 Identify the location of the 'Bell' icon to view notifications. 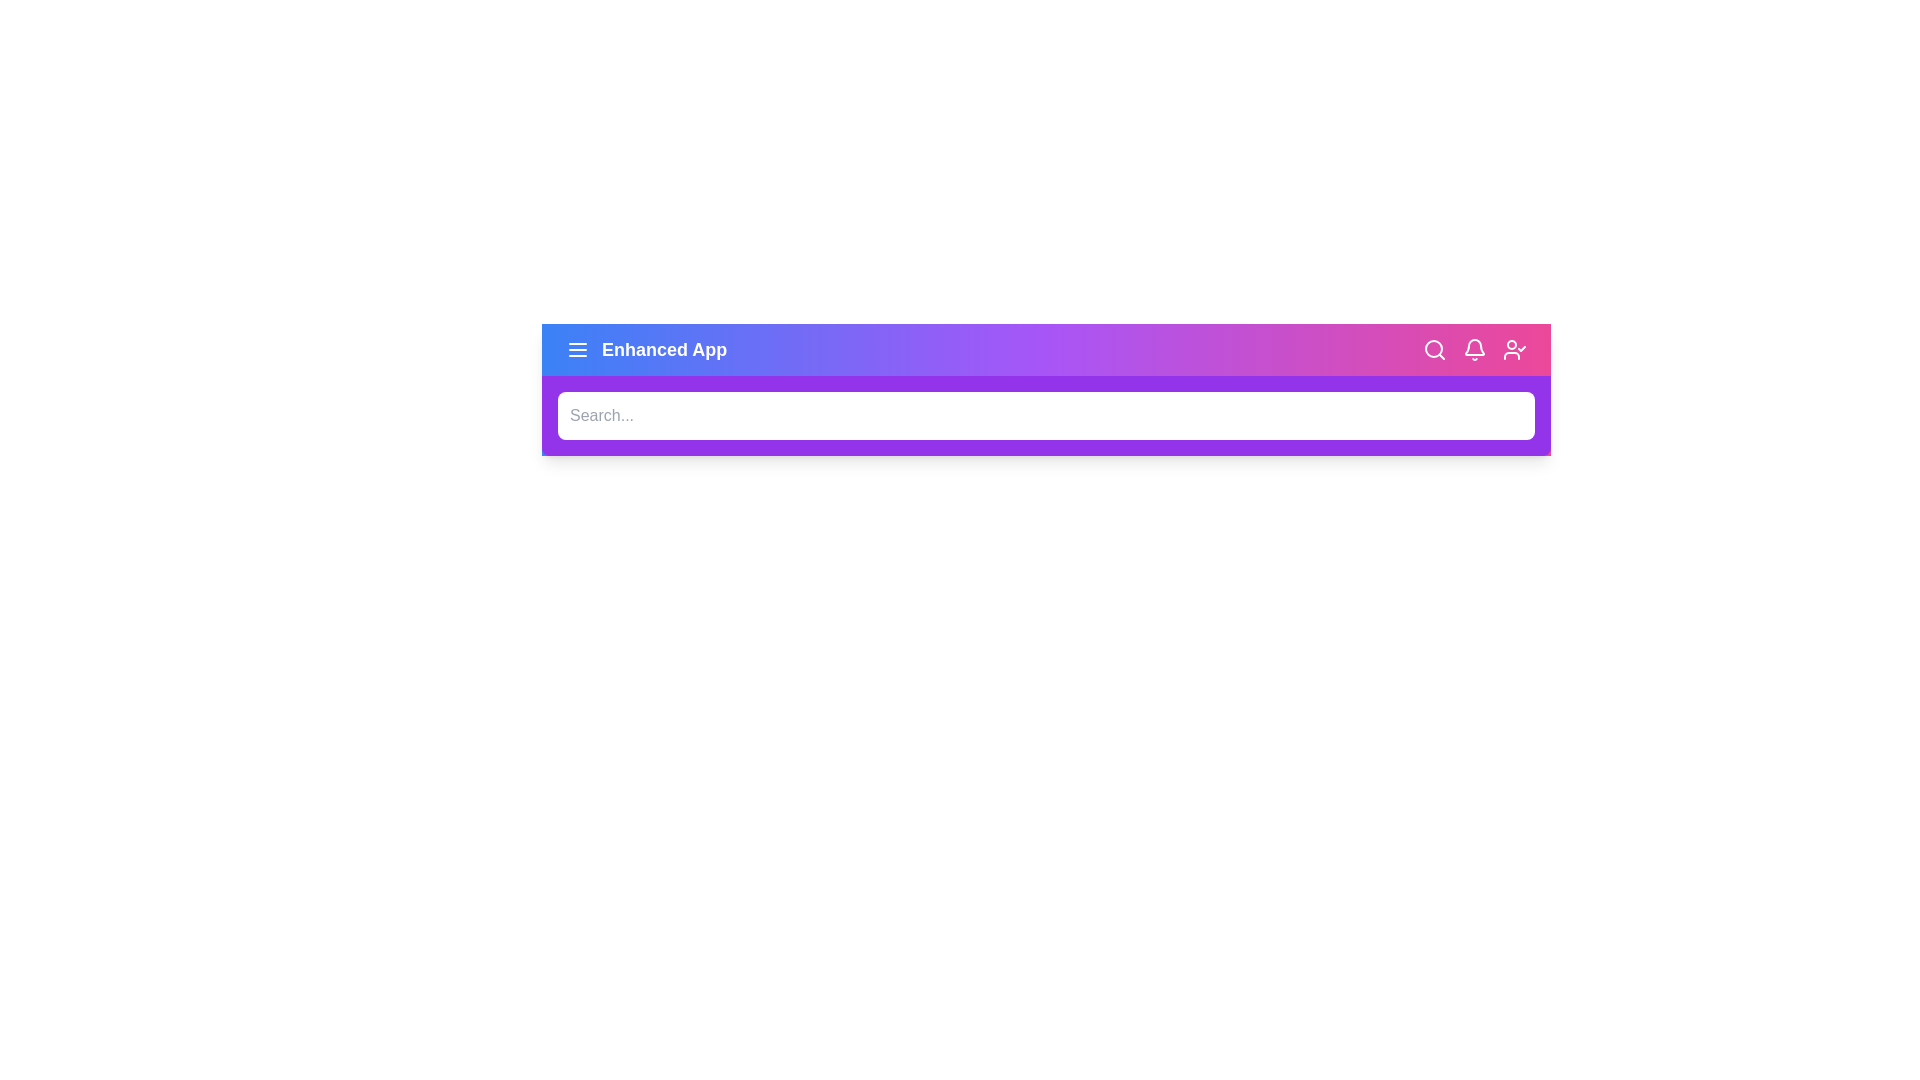
(1474, 349).